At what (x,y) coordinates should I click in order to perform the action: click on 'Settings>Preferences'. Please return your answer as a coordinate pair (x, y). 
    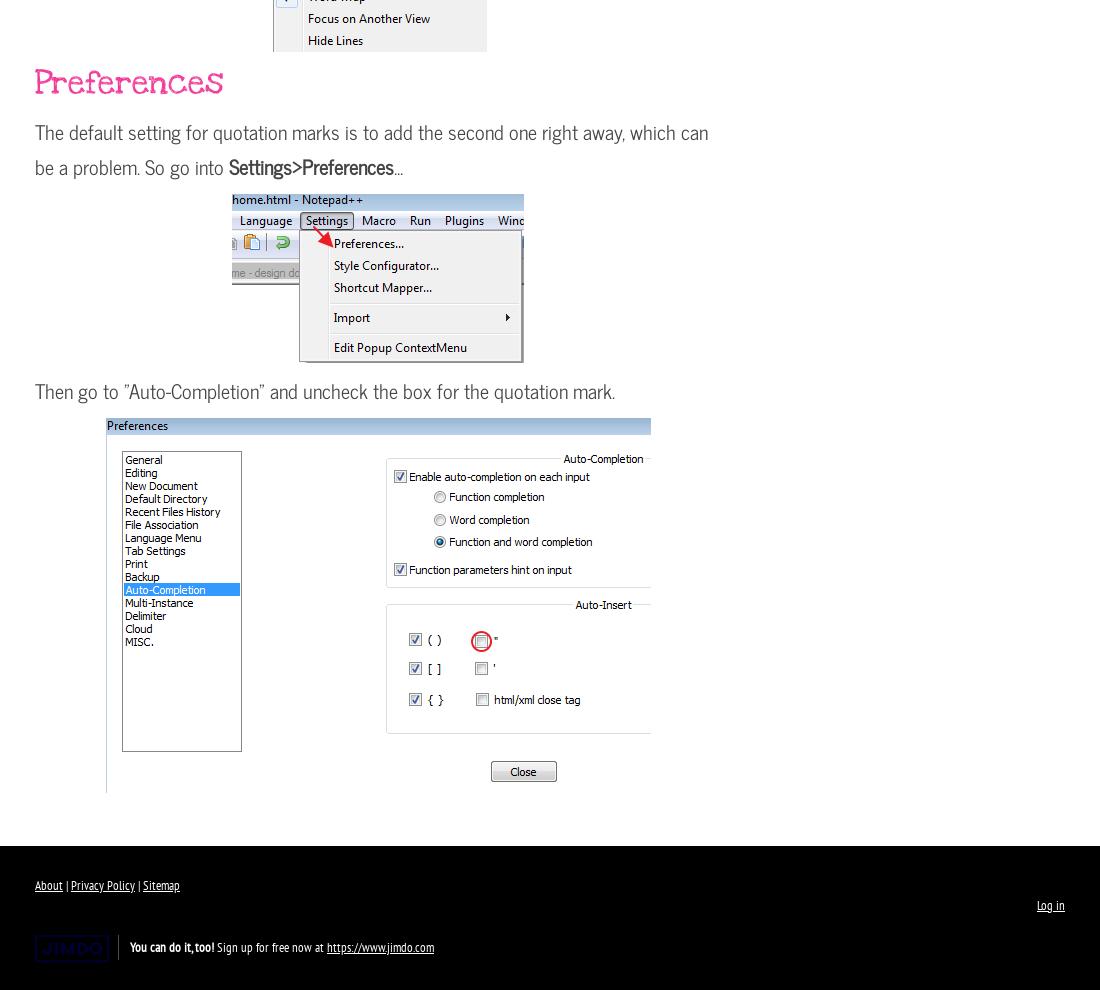
    Looking at the image, I should click on (310, 166).